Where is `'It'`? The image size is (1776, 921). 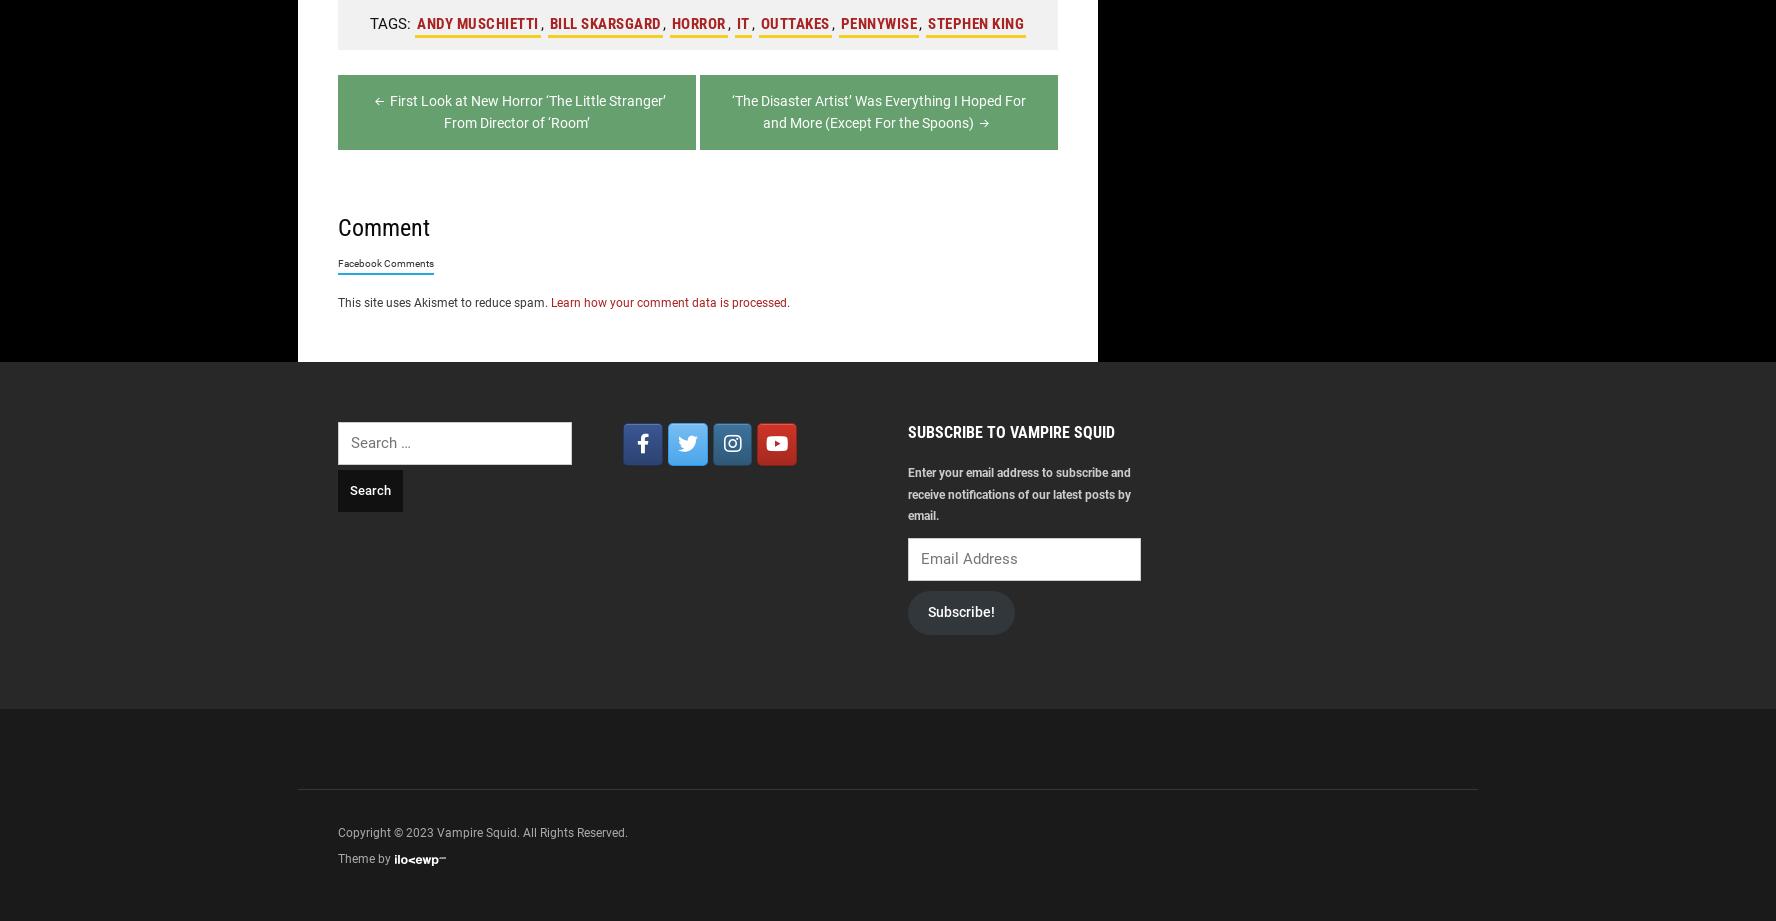 'It' is located at coordinates (741, 23).